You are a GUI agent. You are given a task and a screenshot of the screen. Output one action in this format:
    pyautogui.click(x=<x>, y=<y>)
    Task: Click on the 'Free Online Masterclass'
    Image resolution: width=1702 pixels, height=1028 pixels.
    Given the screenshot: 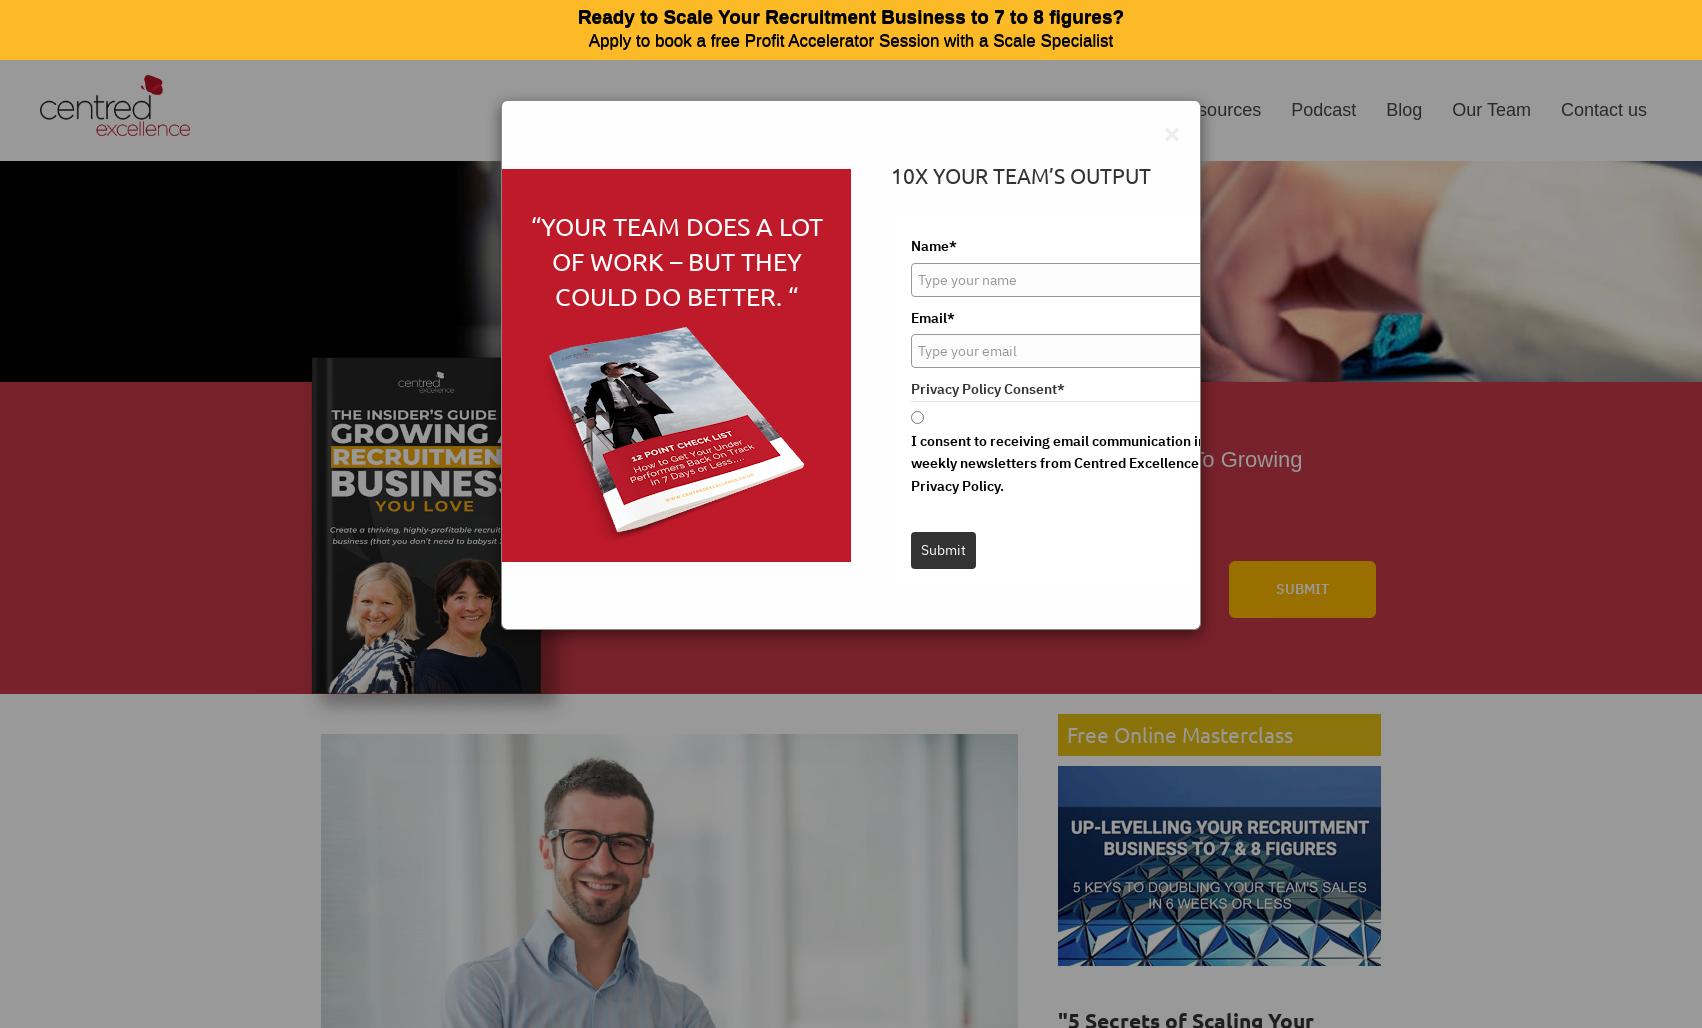 What is the action you would take?
    pyautogui.click(x=1179, y=732)
    